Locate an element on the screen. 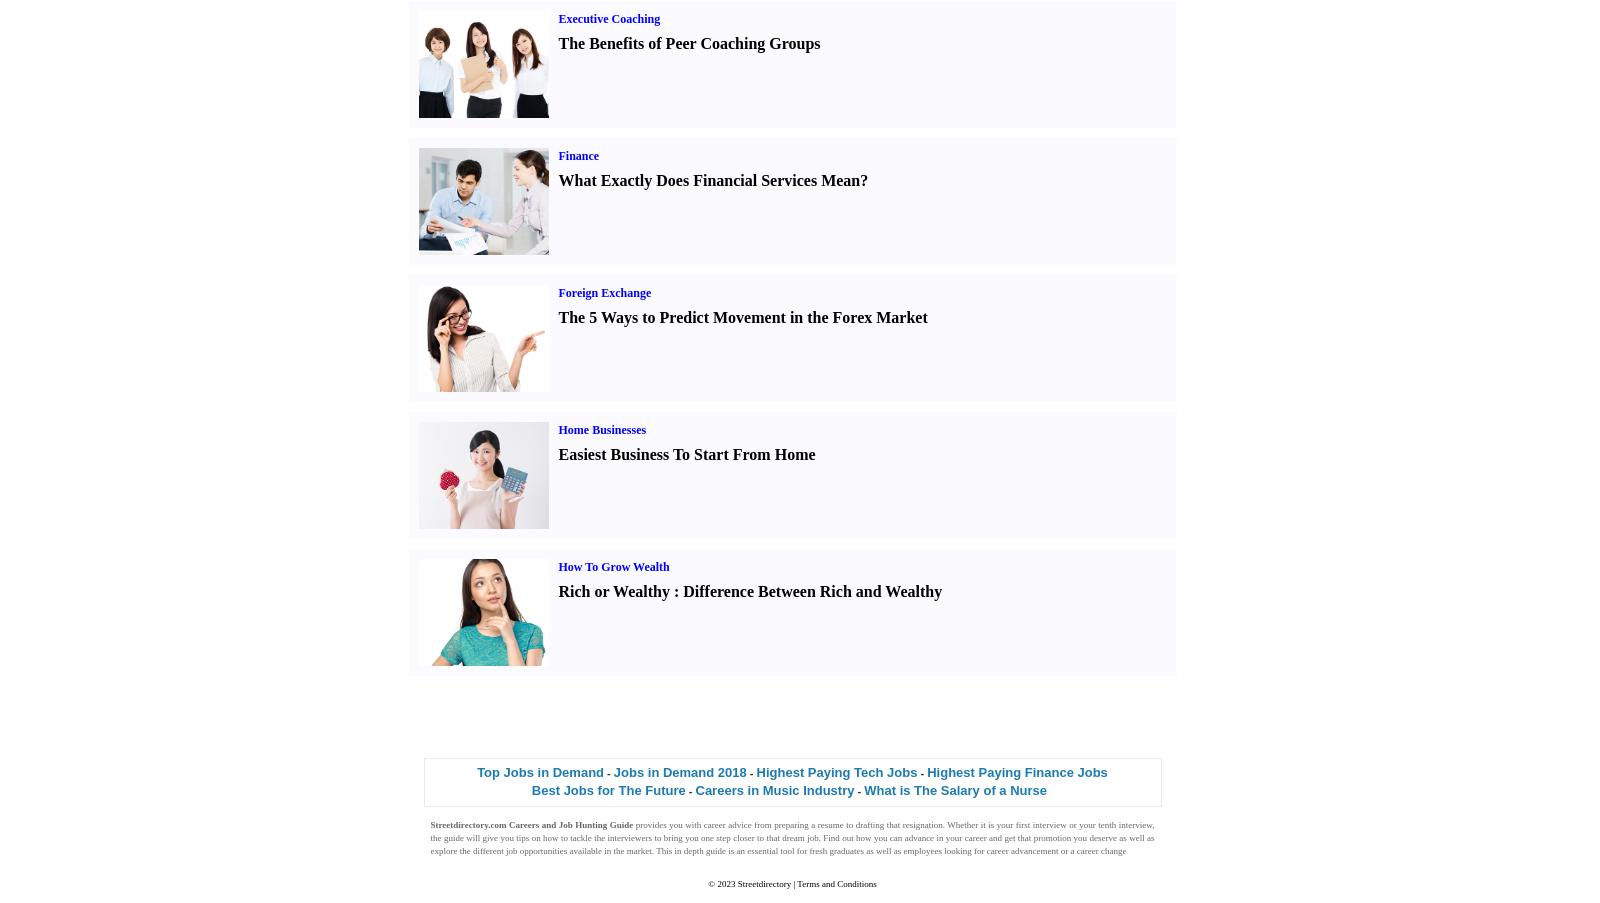 Image resolution: width=1600 pixels, height=903 pixels. '|' is located at coordinates (793, 884).